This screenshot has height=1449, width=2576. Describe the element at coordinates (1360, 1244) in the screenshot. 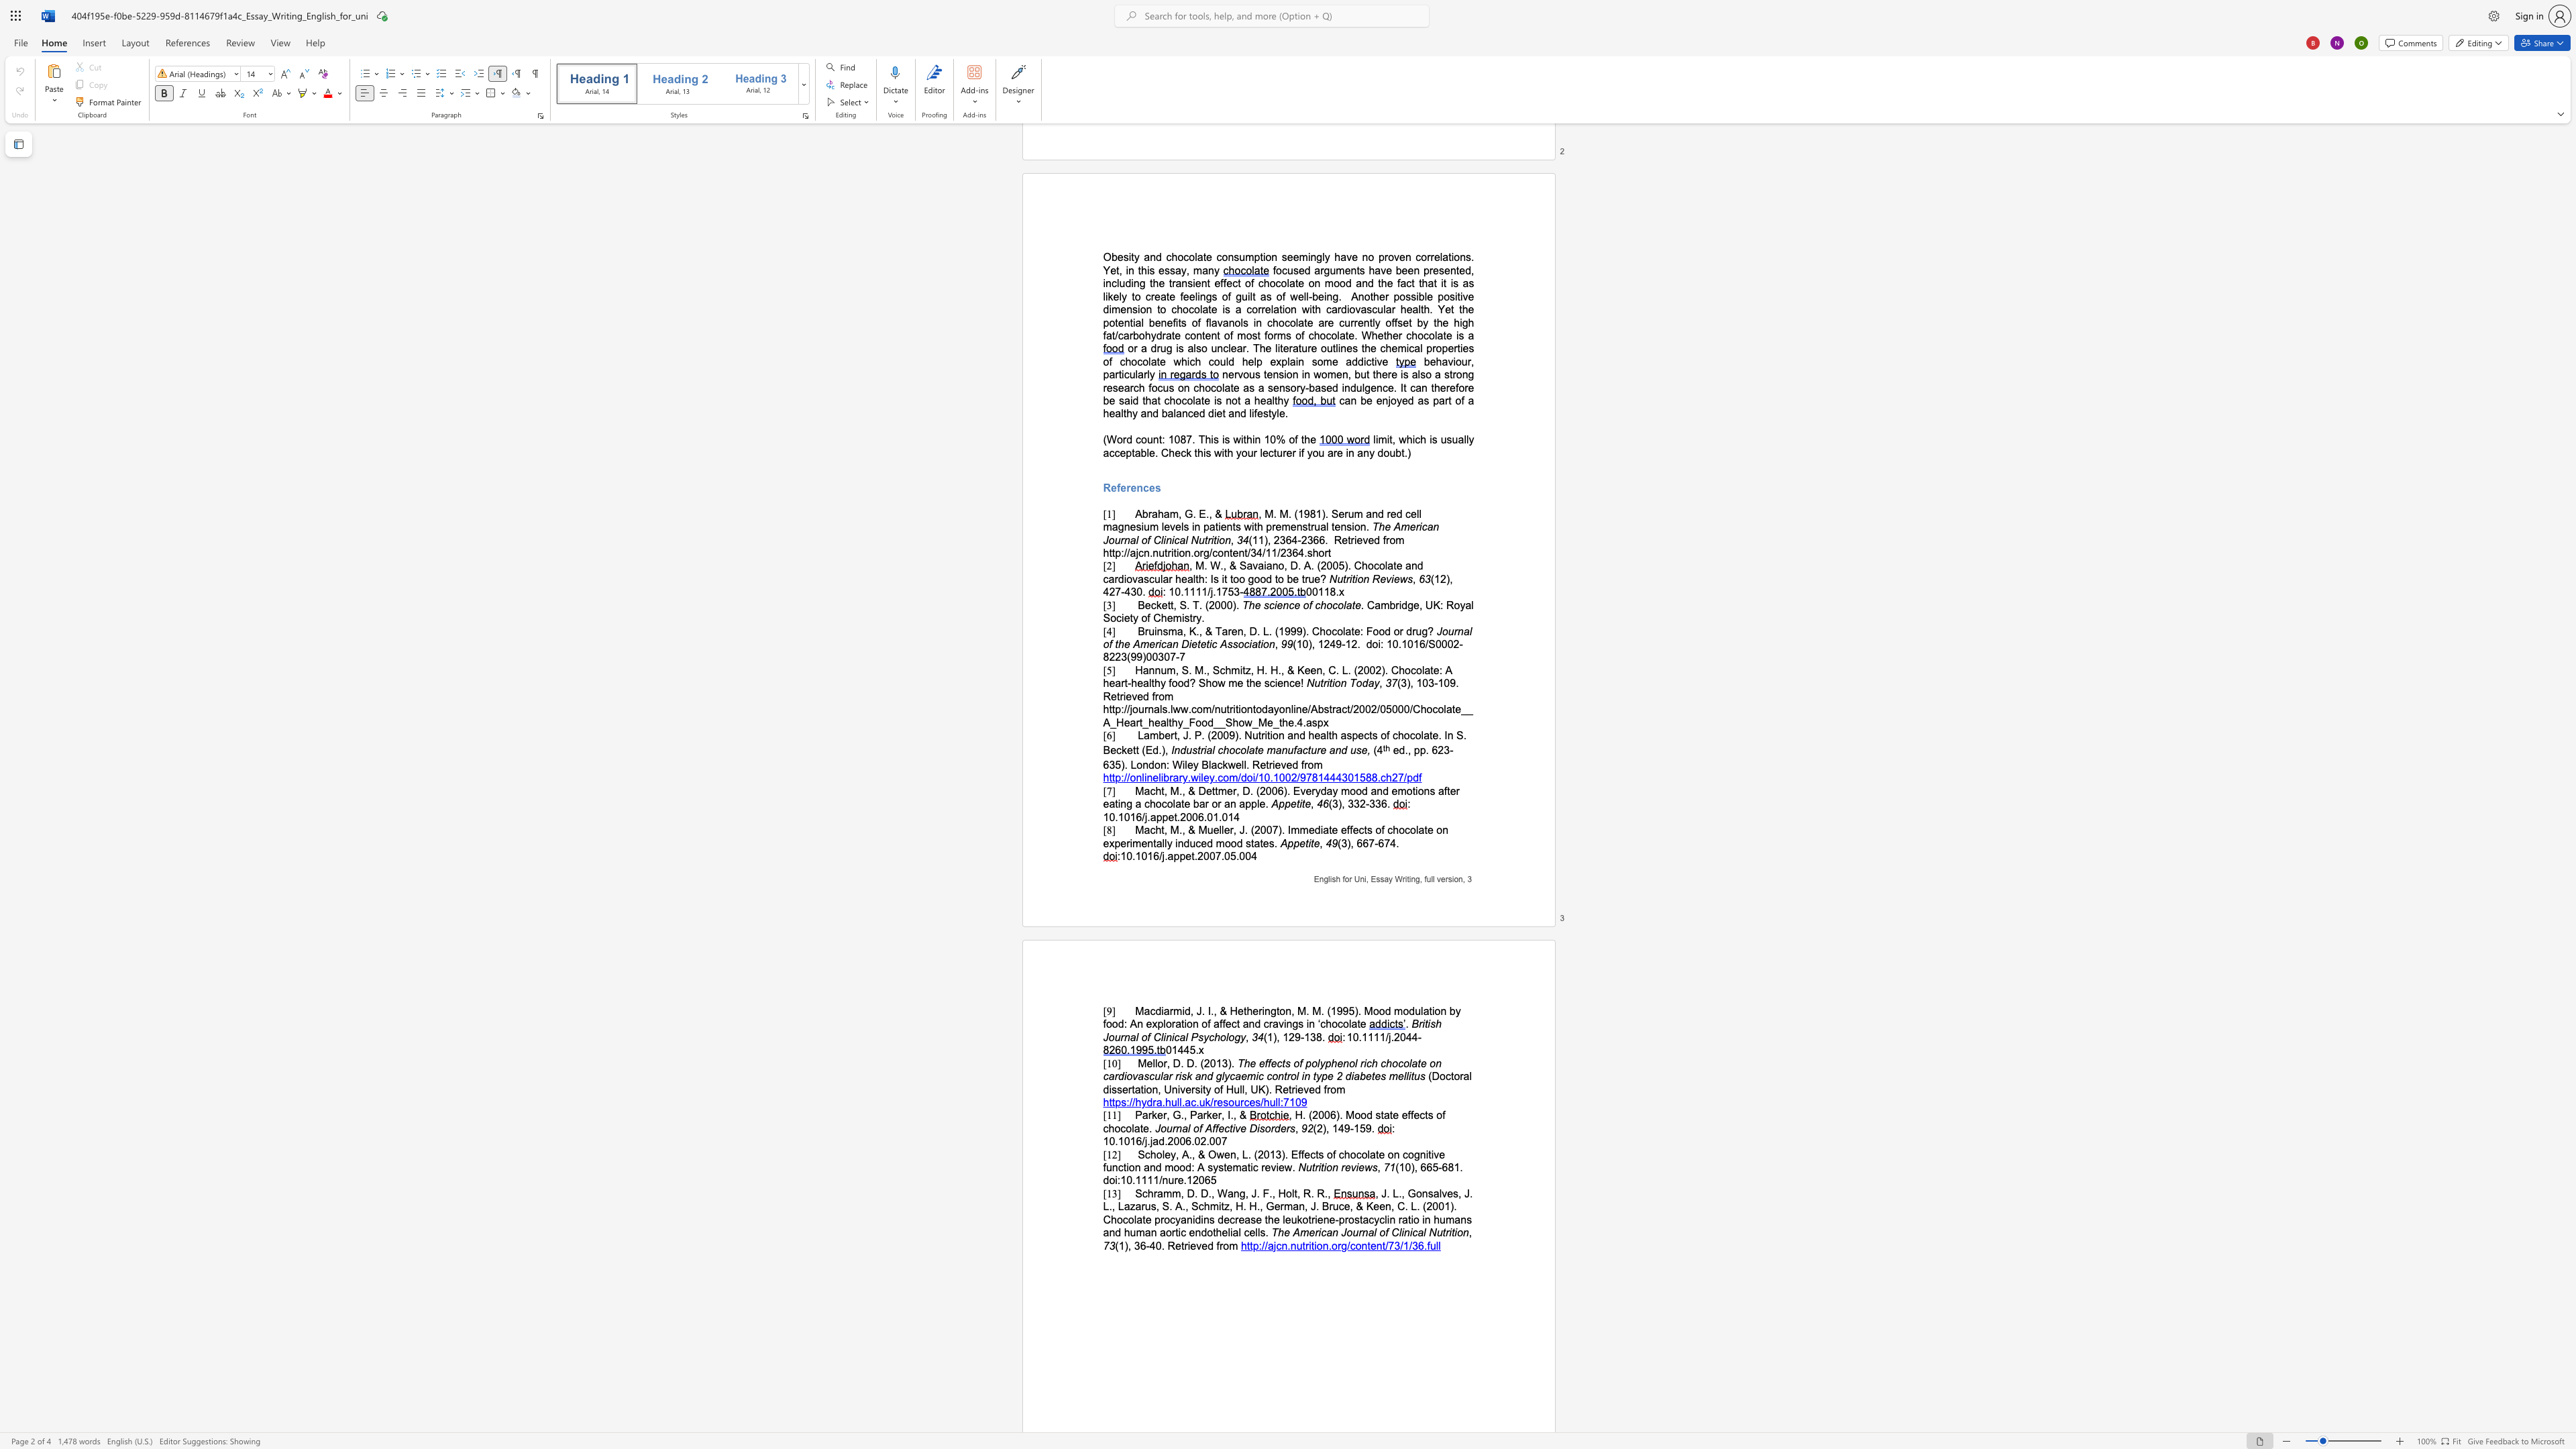

I see `the subset text "ntent/" within the text "http://ajcn.nutrition.org/content/73/1/36.full"` at that location.